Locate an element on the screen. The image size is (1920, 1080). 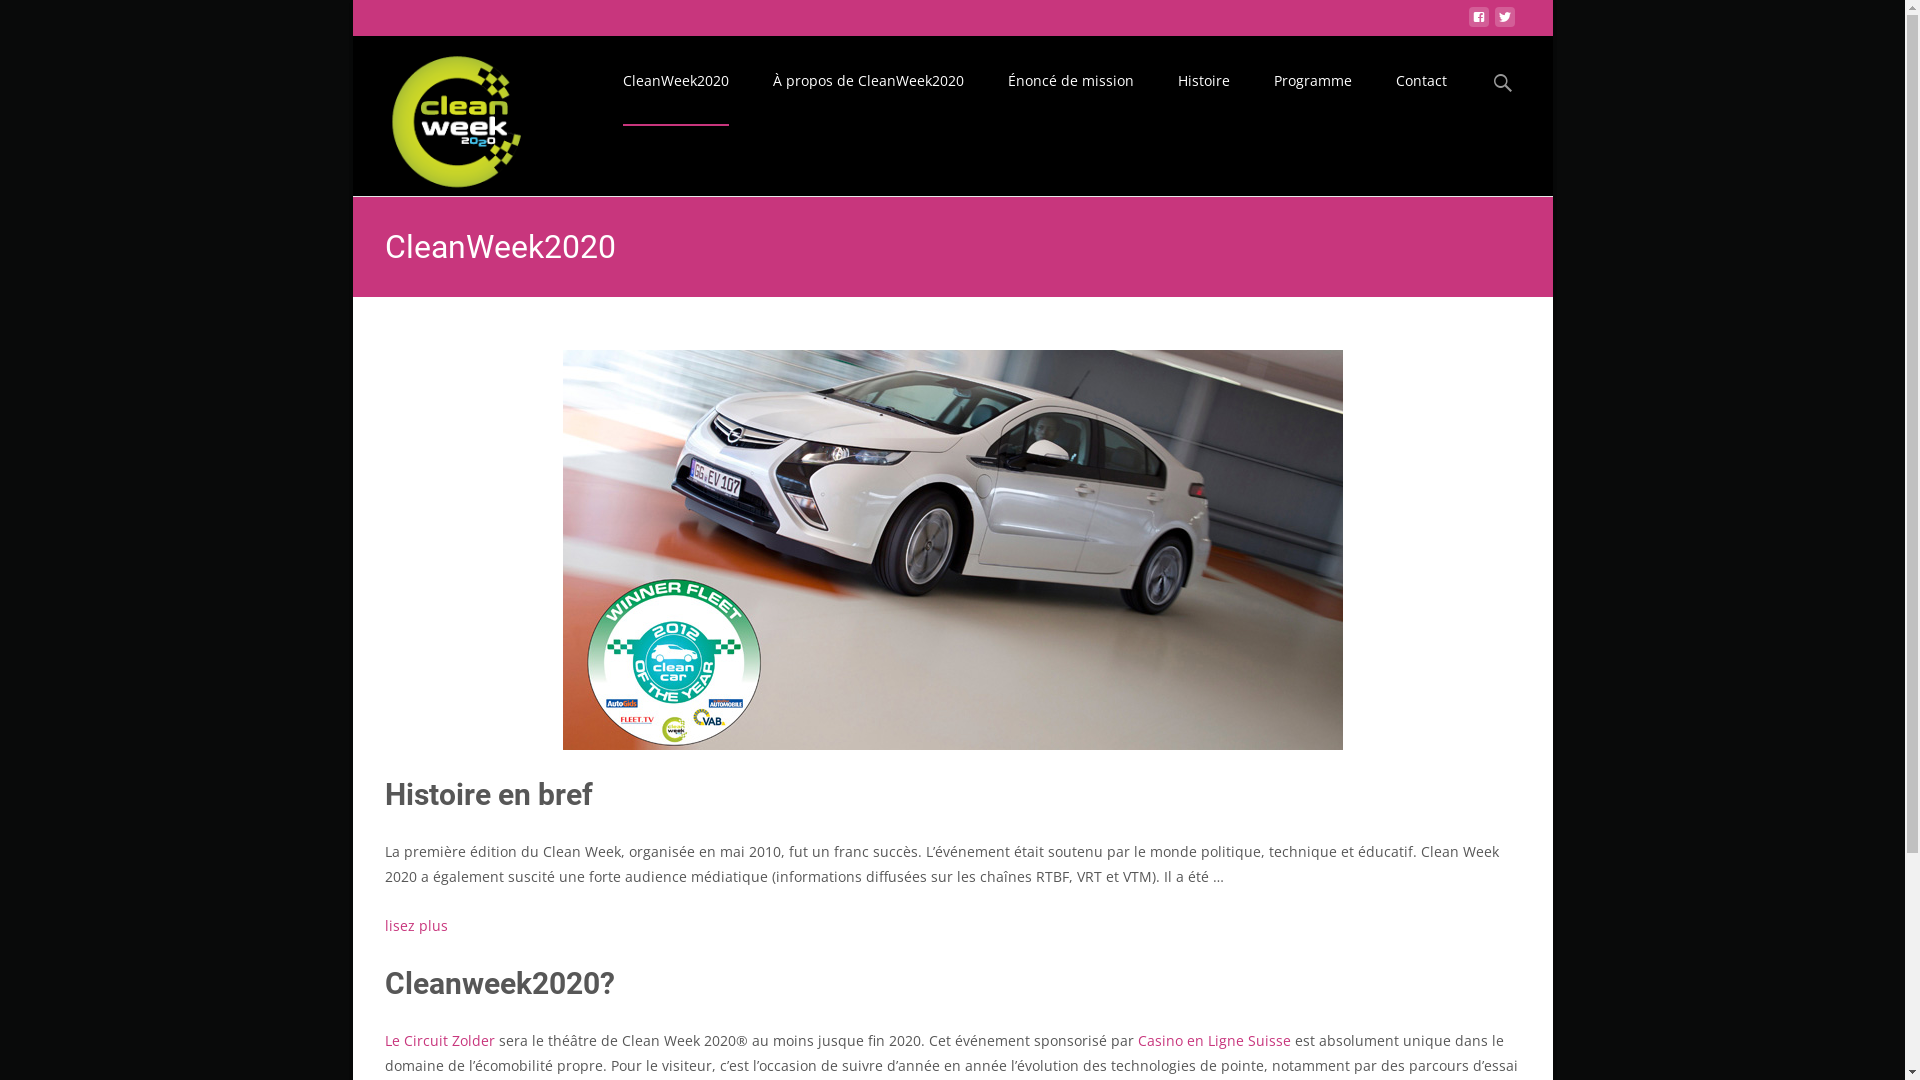
'CleanWeek2020' is located at coordinates (675, 80).